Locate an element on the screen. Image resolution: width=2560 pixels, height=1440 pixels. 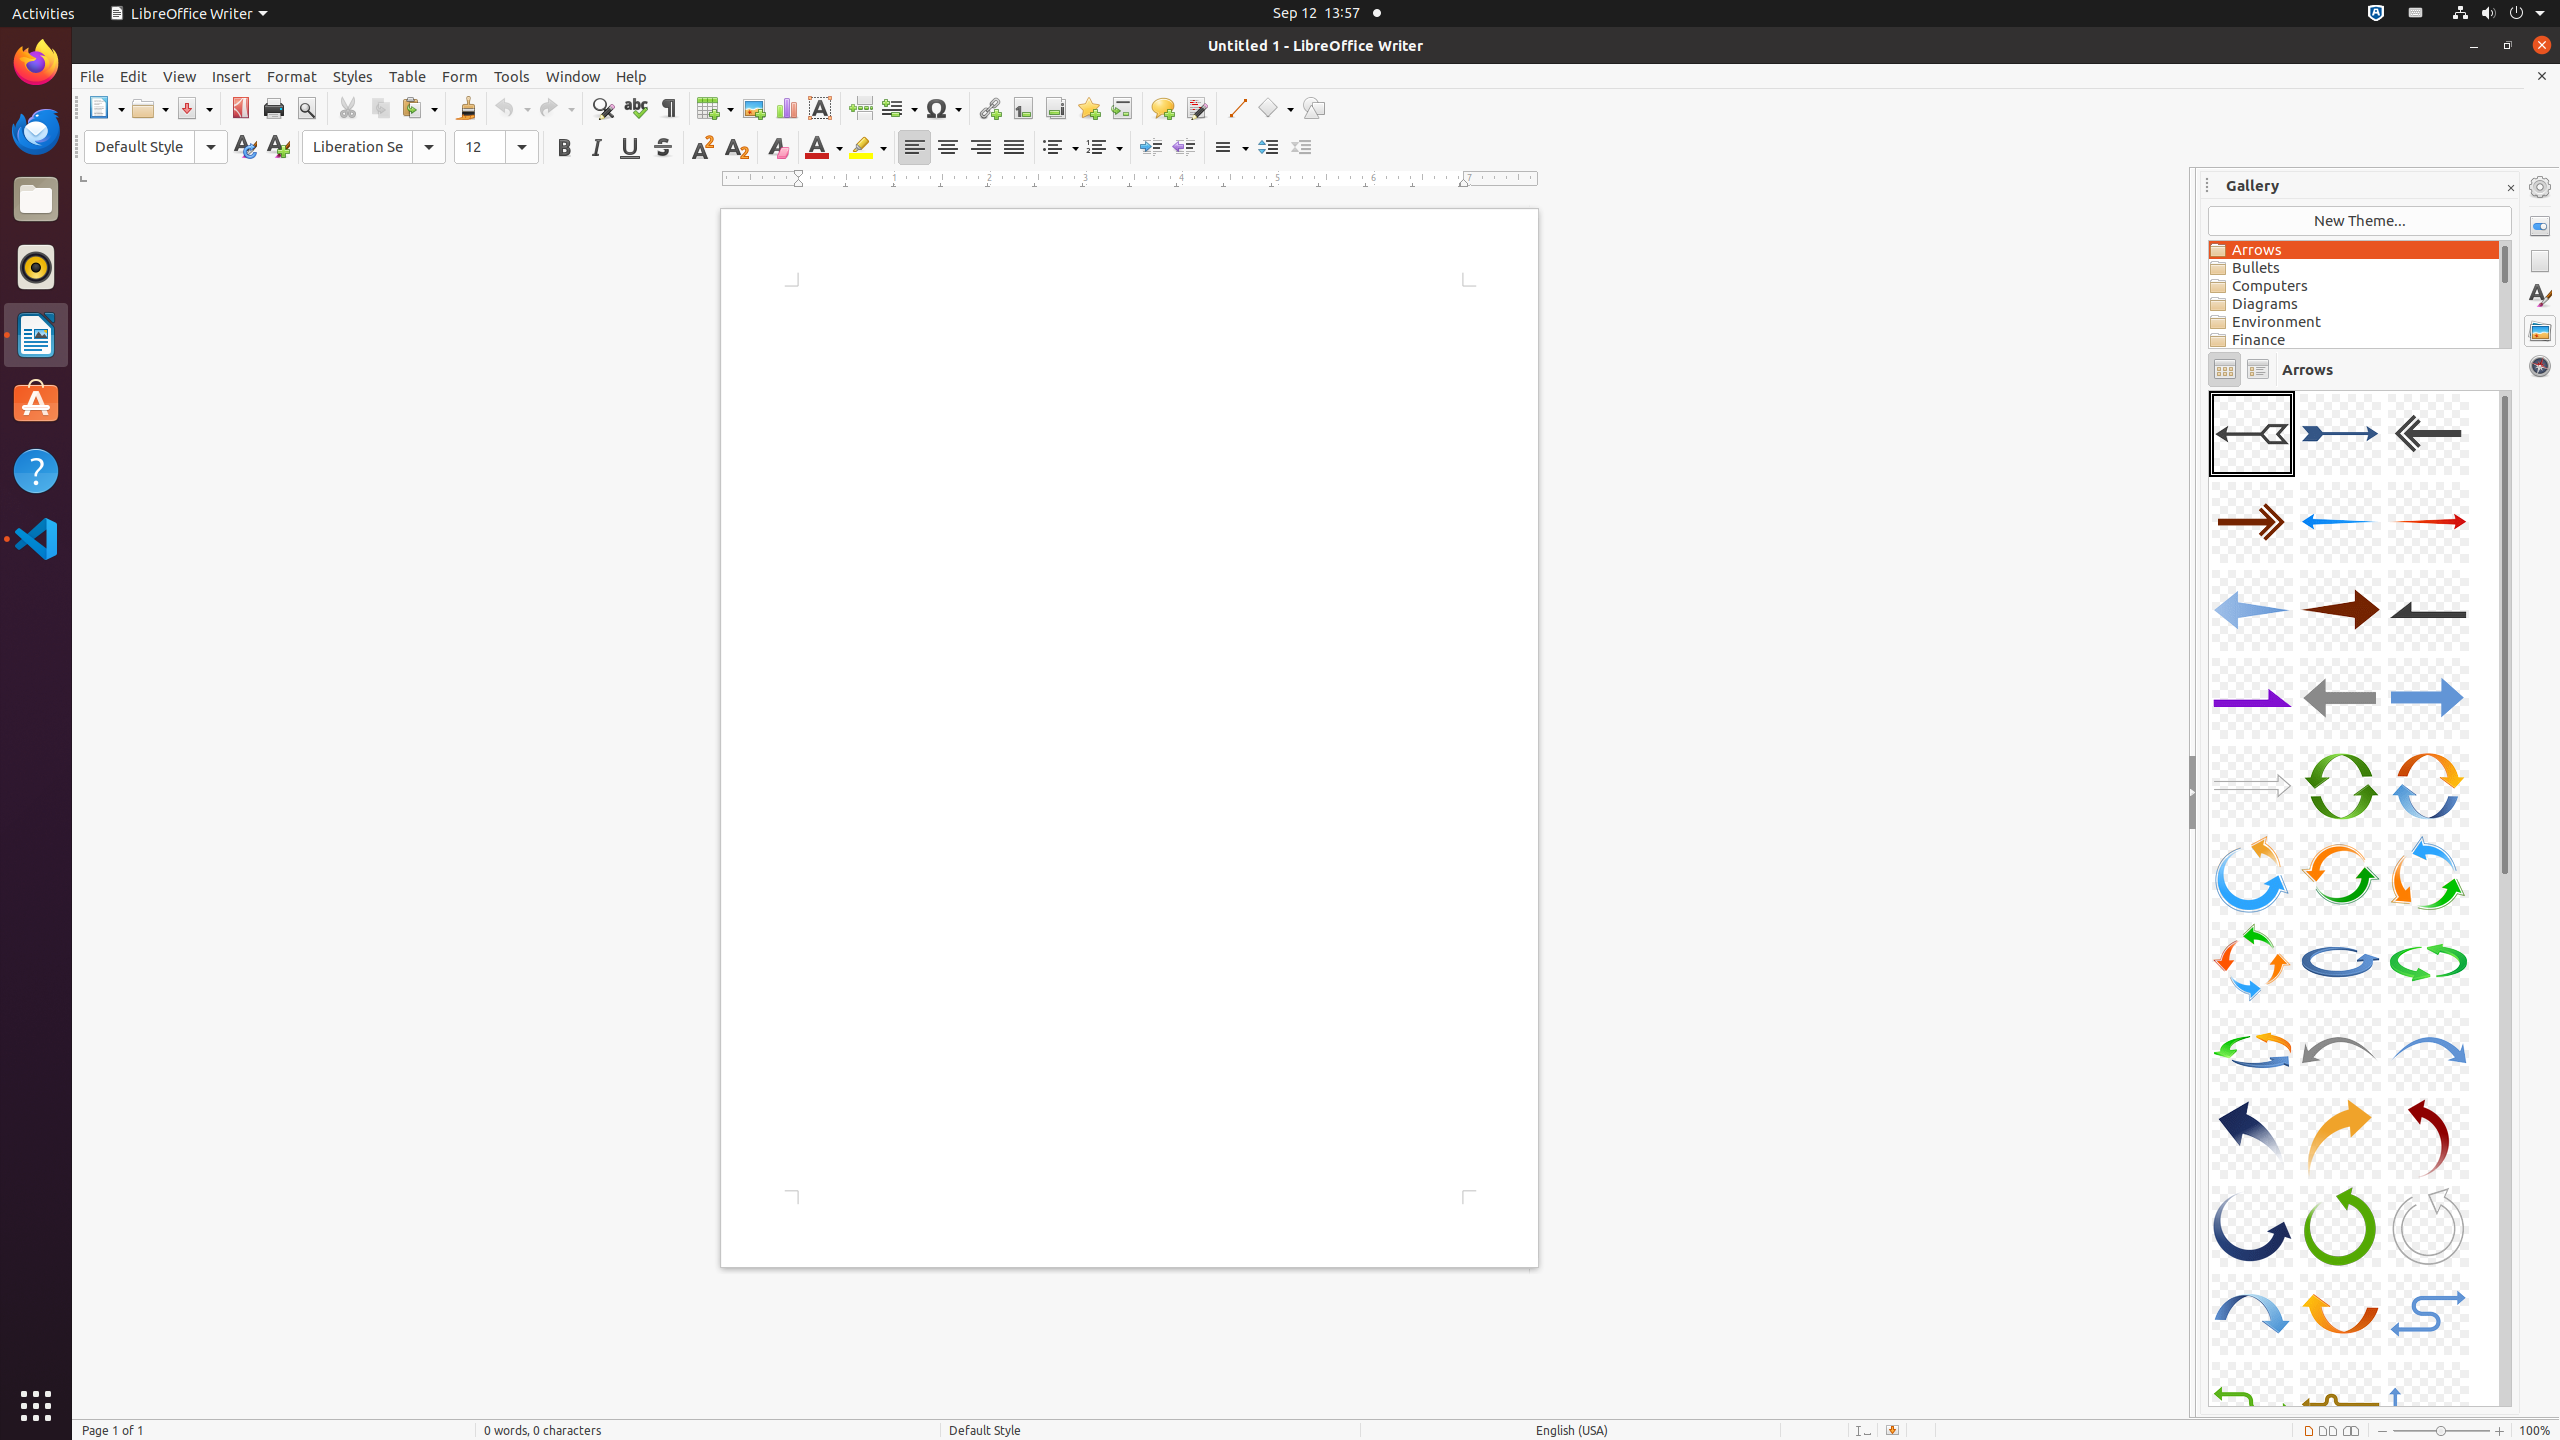
'Symbol' is located at coordinates (942, 107).